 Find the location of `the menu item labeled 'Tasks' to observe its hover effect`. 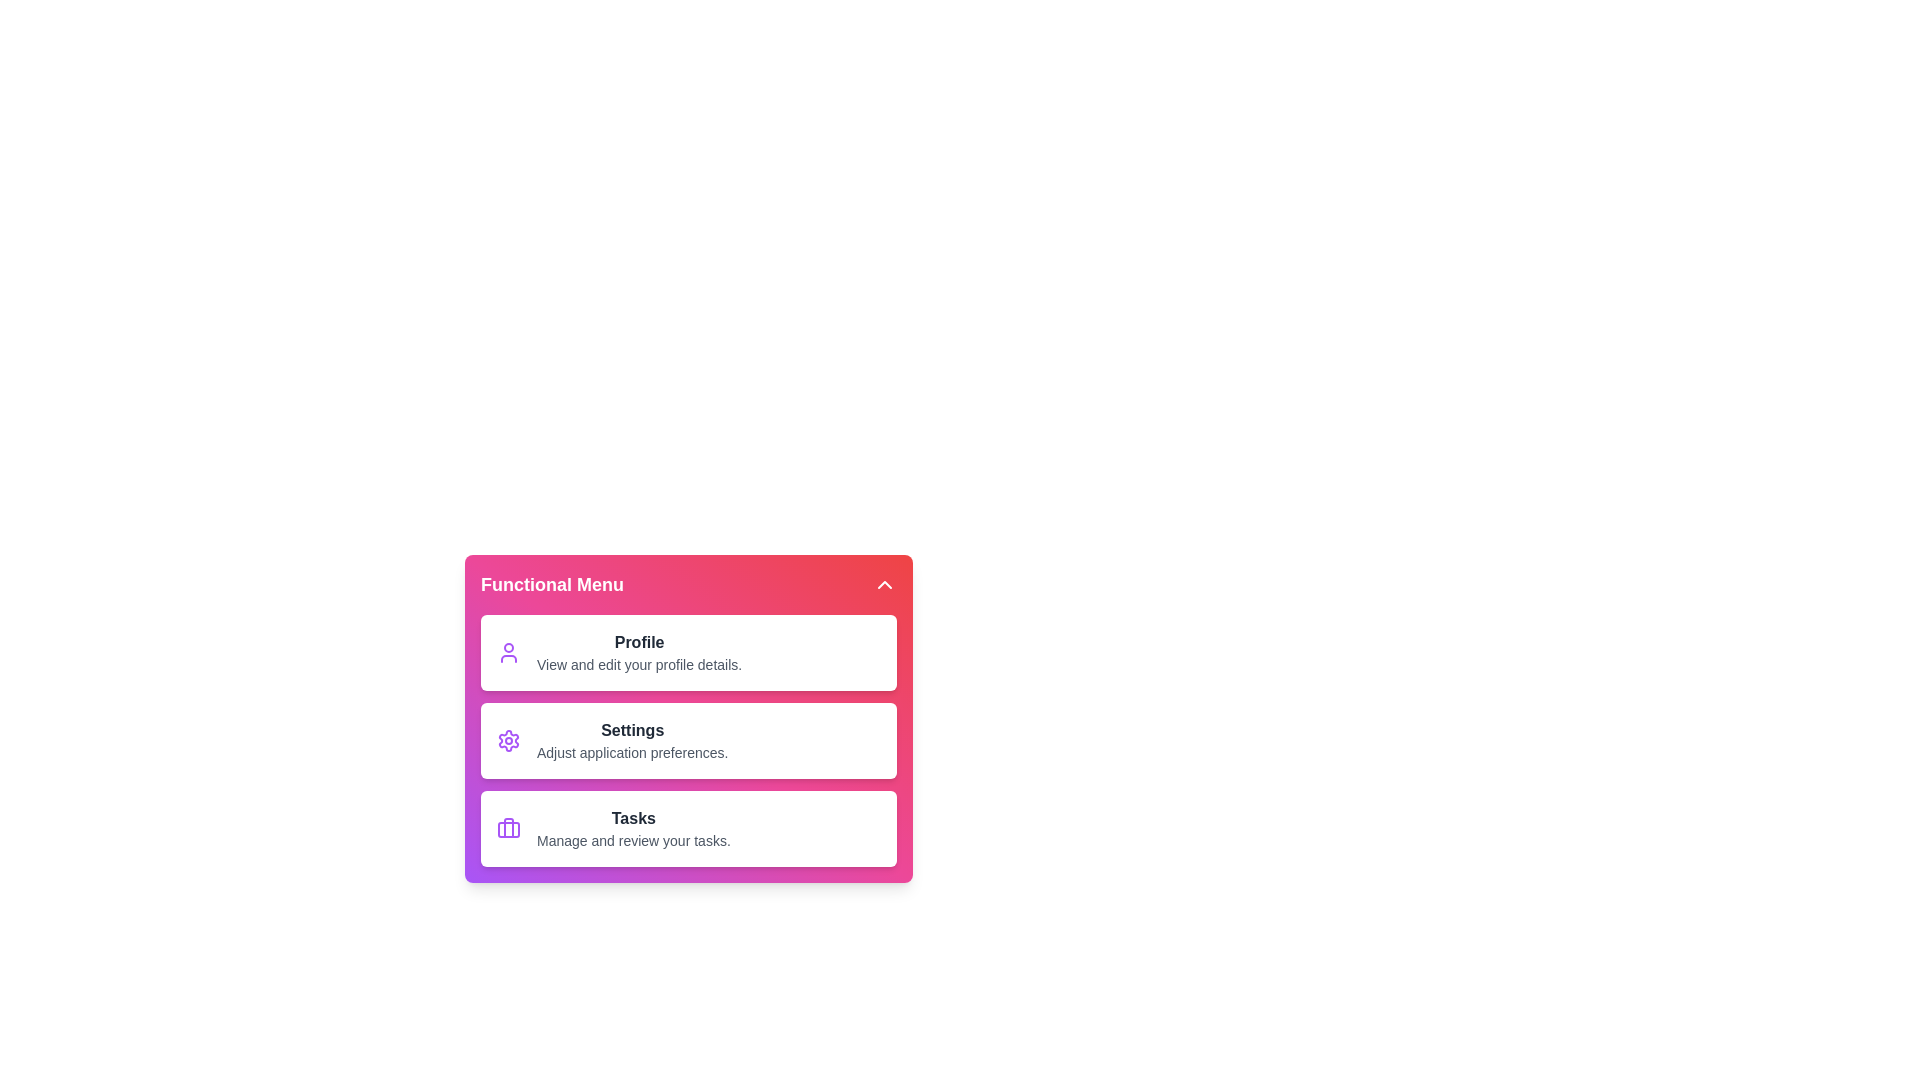

the menu item labeled 'Tasks' to observe its hover effect is located at coordinates (689, 829).